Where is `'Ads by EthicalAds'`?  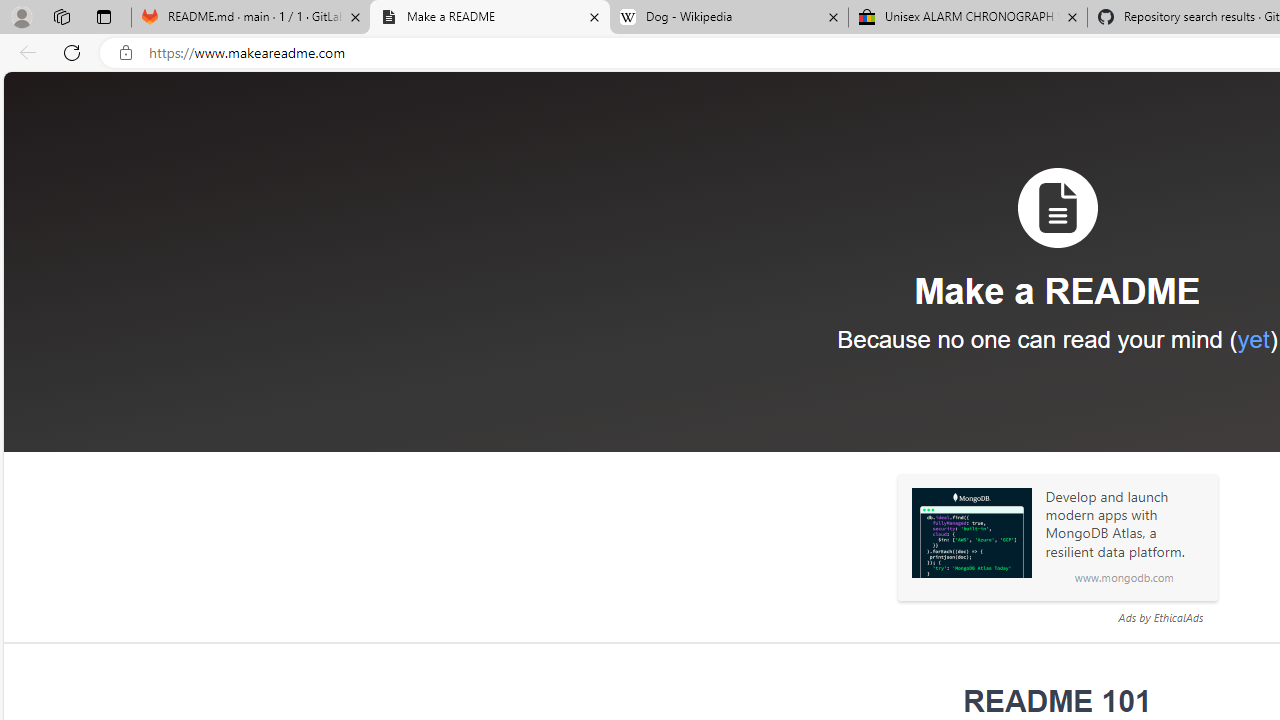
'Ads by EthicalAds' is located at coordinates (1160, 616).